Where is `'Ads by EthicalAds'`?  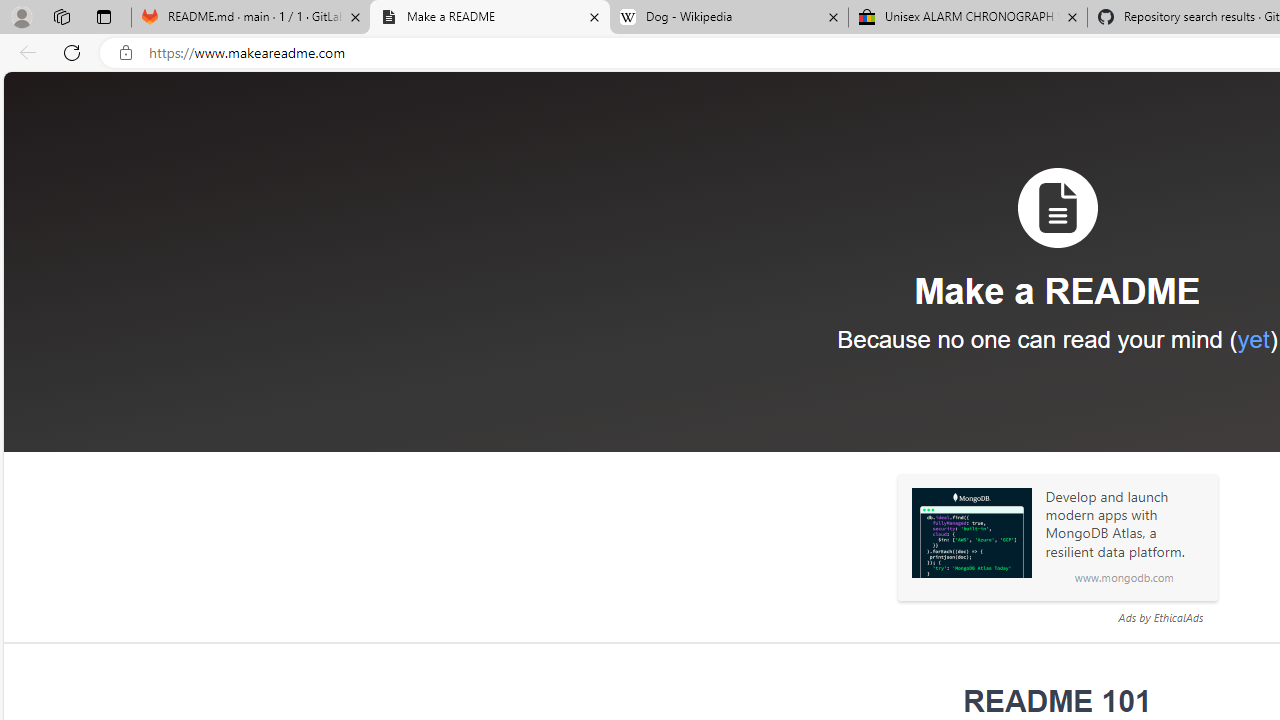
'Ads by EthicalAds' is located at coordinates (1160, 616).